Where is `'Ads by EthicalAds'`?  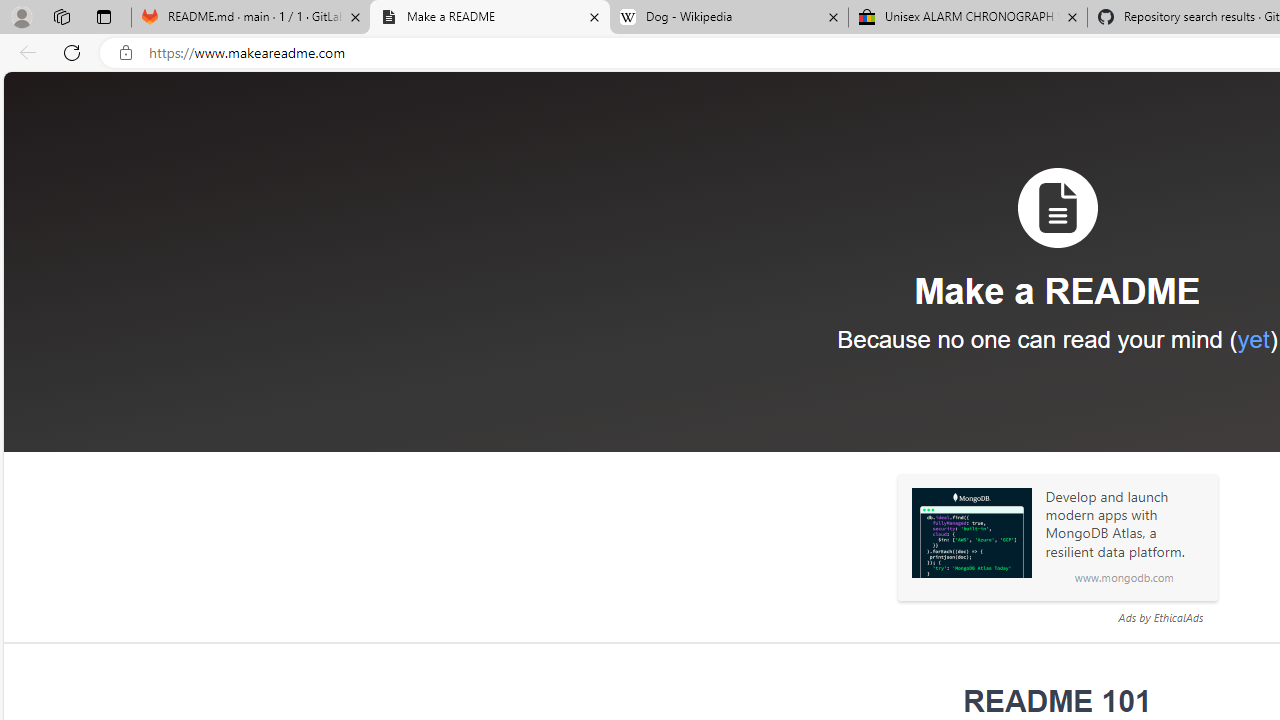
'Ads by EthicalAds' is located at coordinates (1160, 616).